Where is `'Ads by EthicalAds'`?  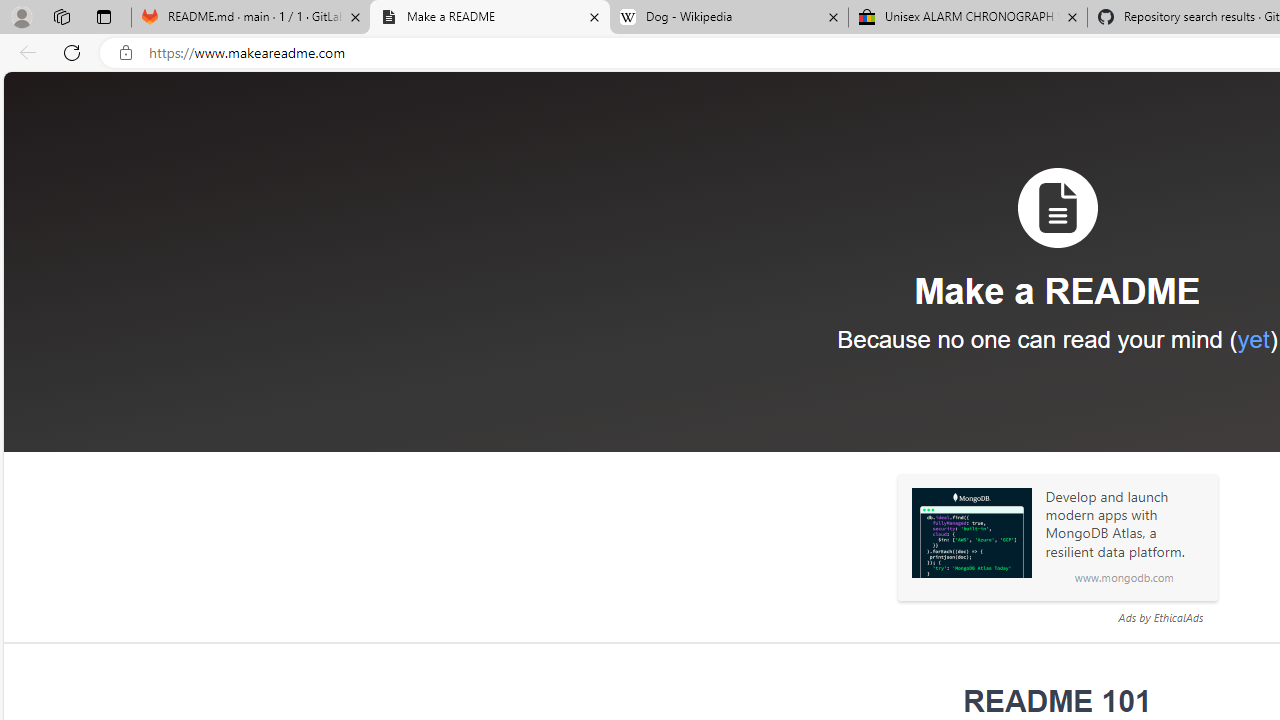
'Ads by EthicalAds' is located at coordinates (1160, 616).